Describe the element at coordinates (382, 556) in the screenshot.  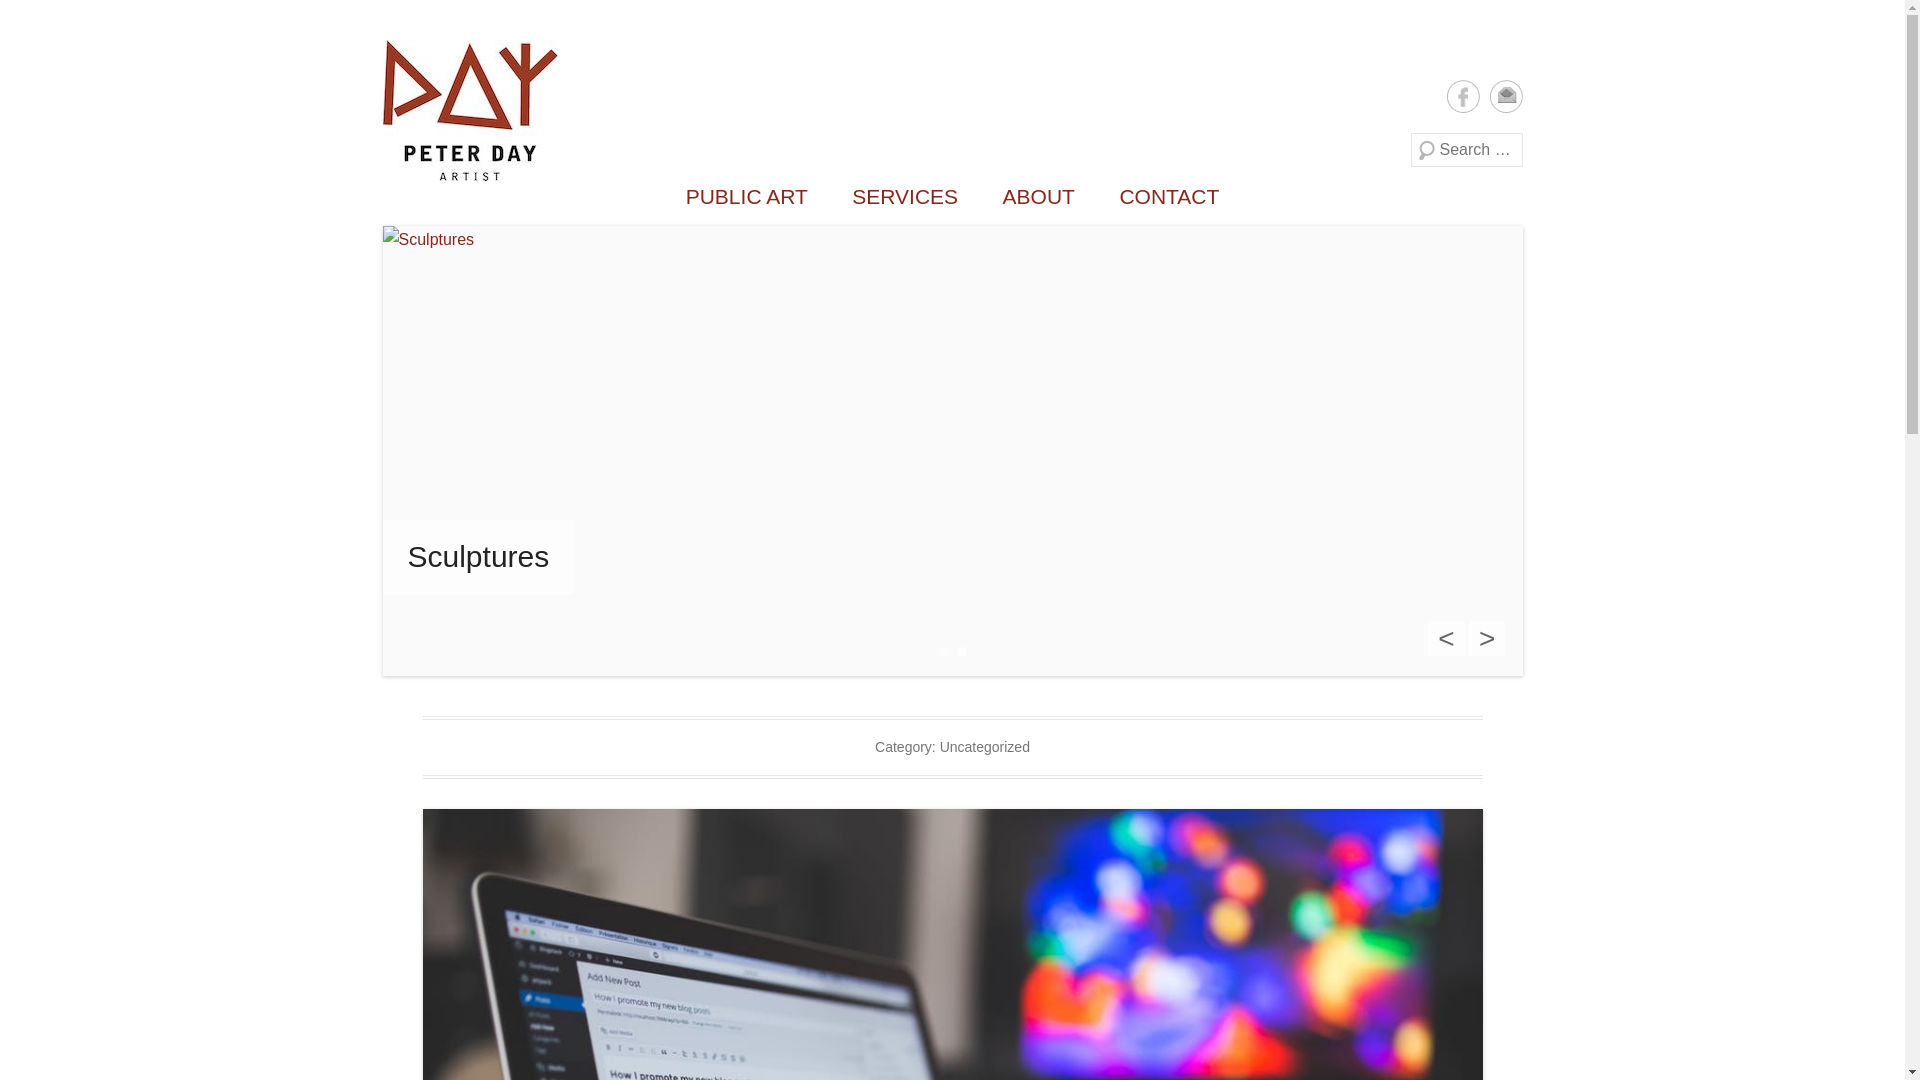
I see `'Sculptures'` at that location.